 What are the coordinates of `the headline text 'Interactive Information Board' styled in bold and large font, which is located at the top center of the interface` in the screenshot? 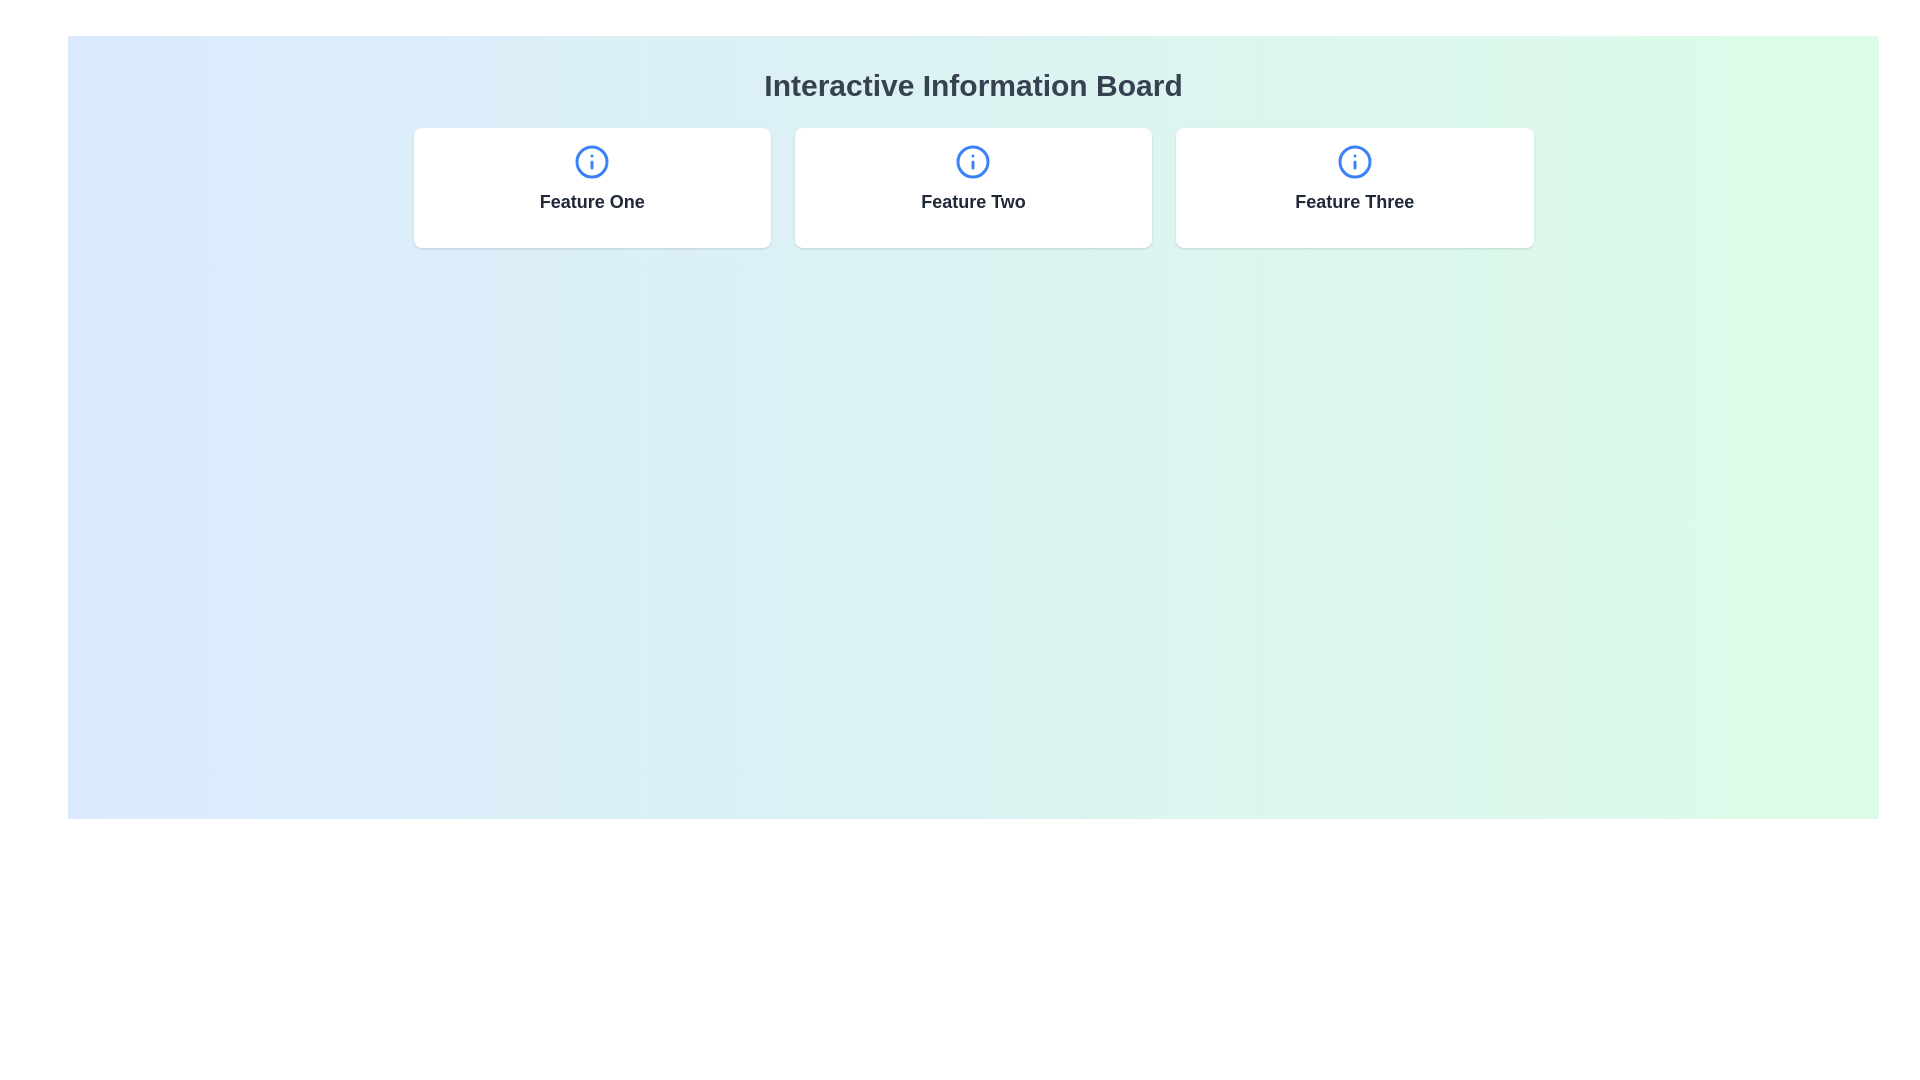 It's located at (973, 84).